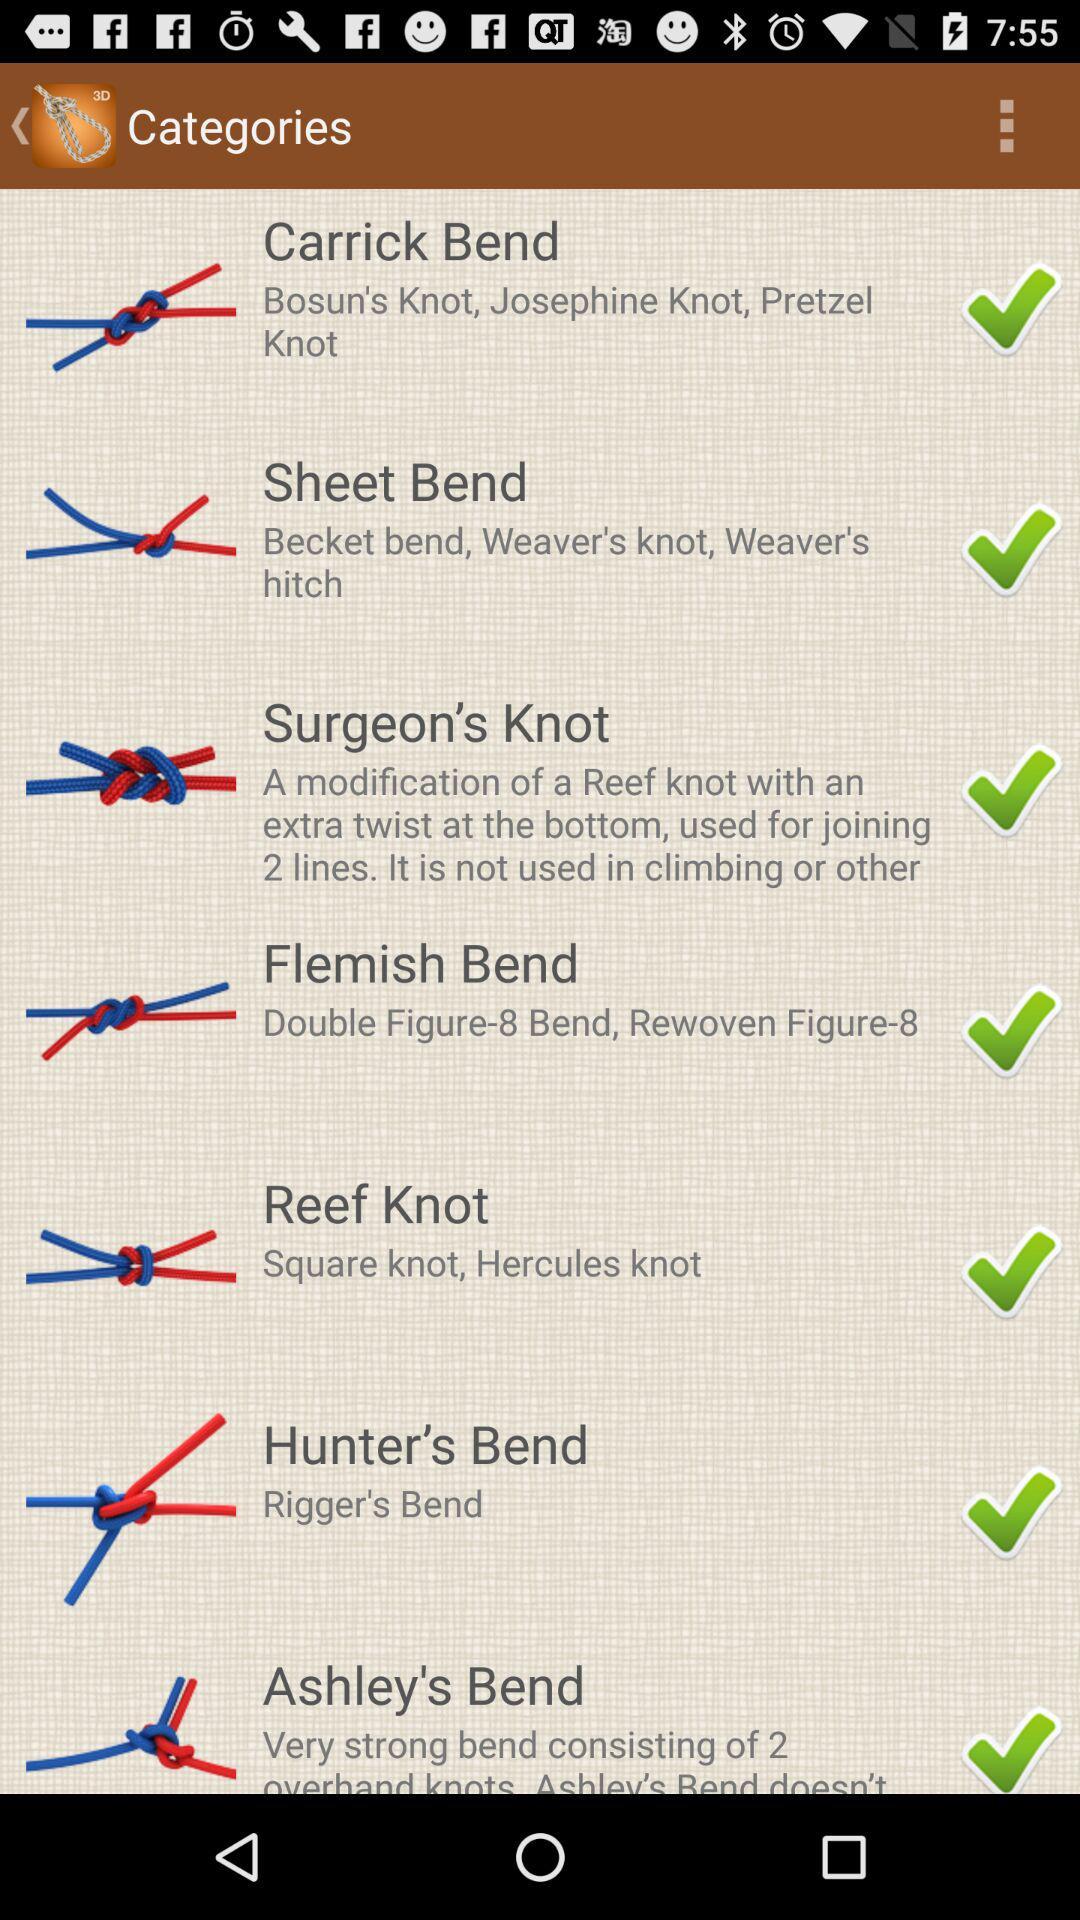 The image size is (1080, 1920). Describe the element at coordinates (1006, 124) in the screenshot. I see `icon to the right of the categories item` at that location.